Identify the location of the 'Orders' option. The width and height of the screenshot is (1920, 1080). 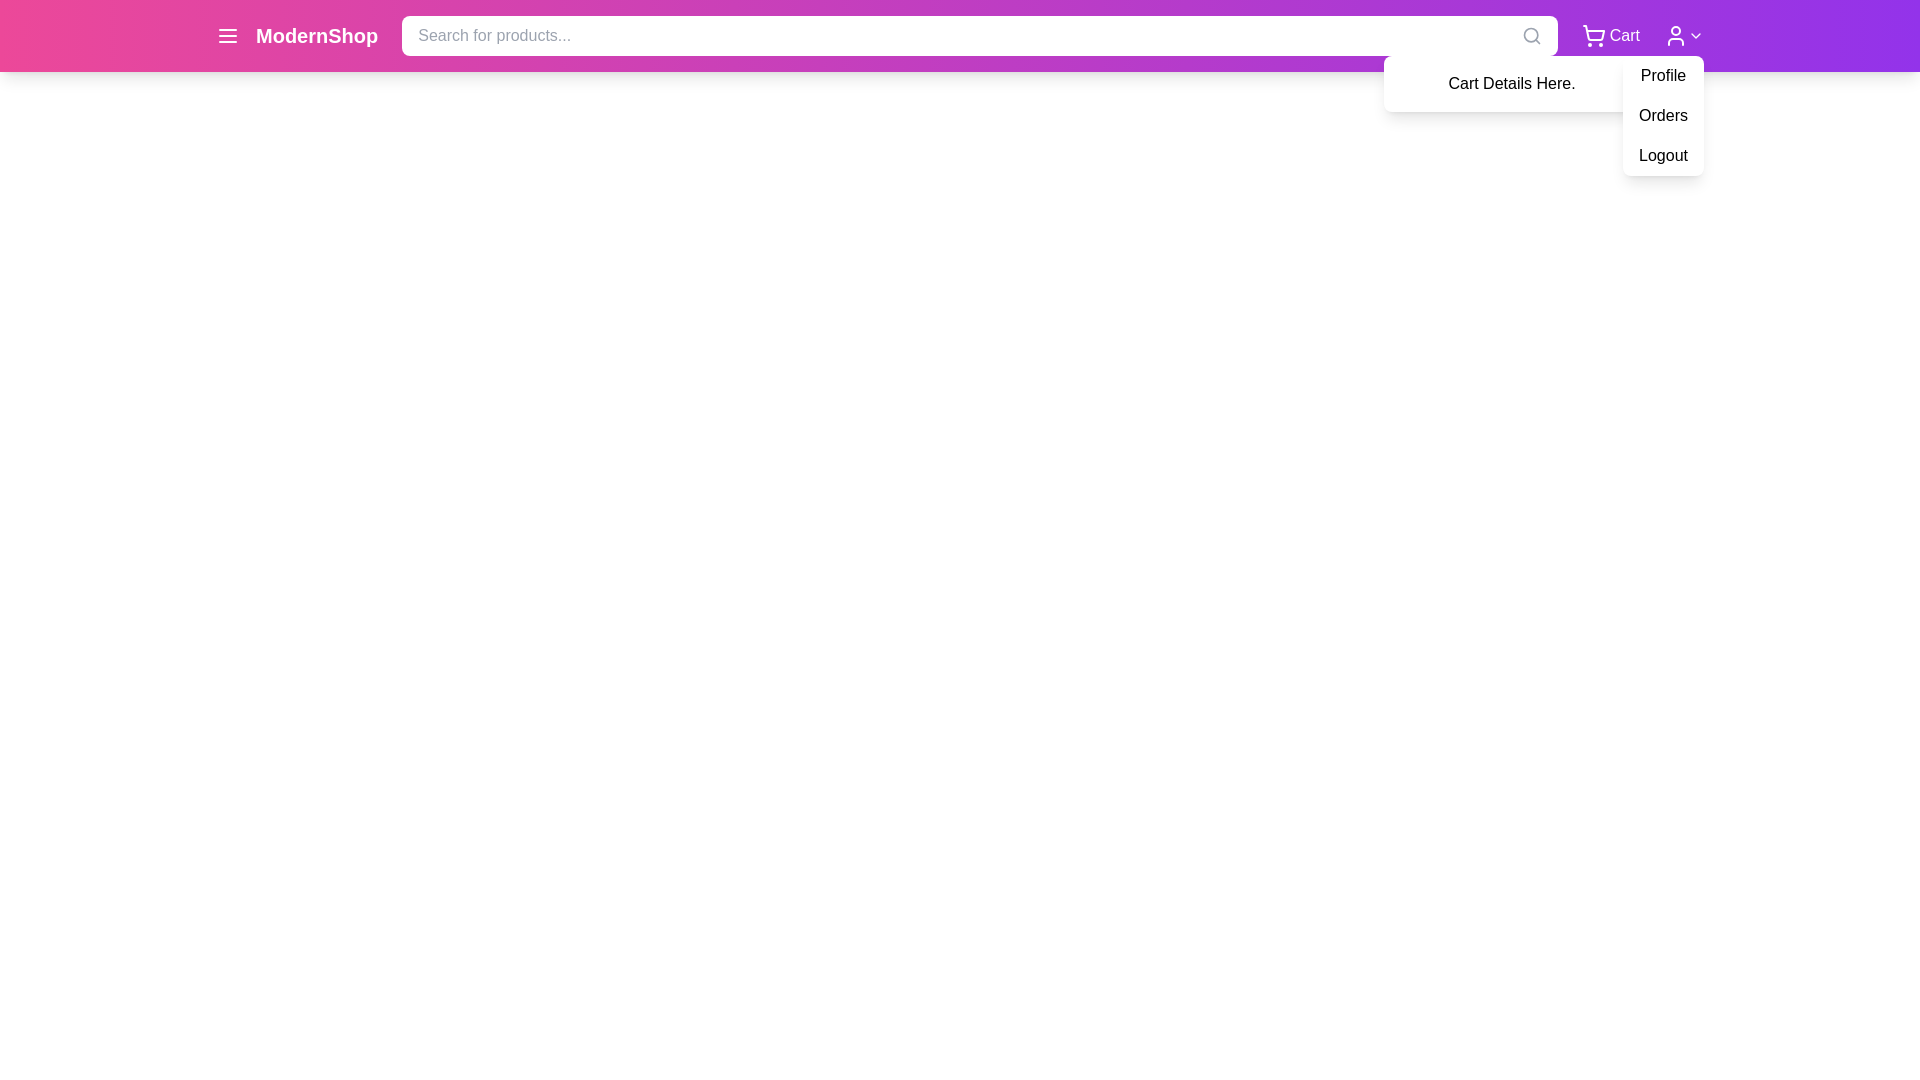
(1663, 115).